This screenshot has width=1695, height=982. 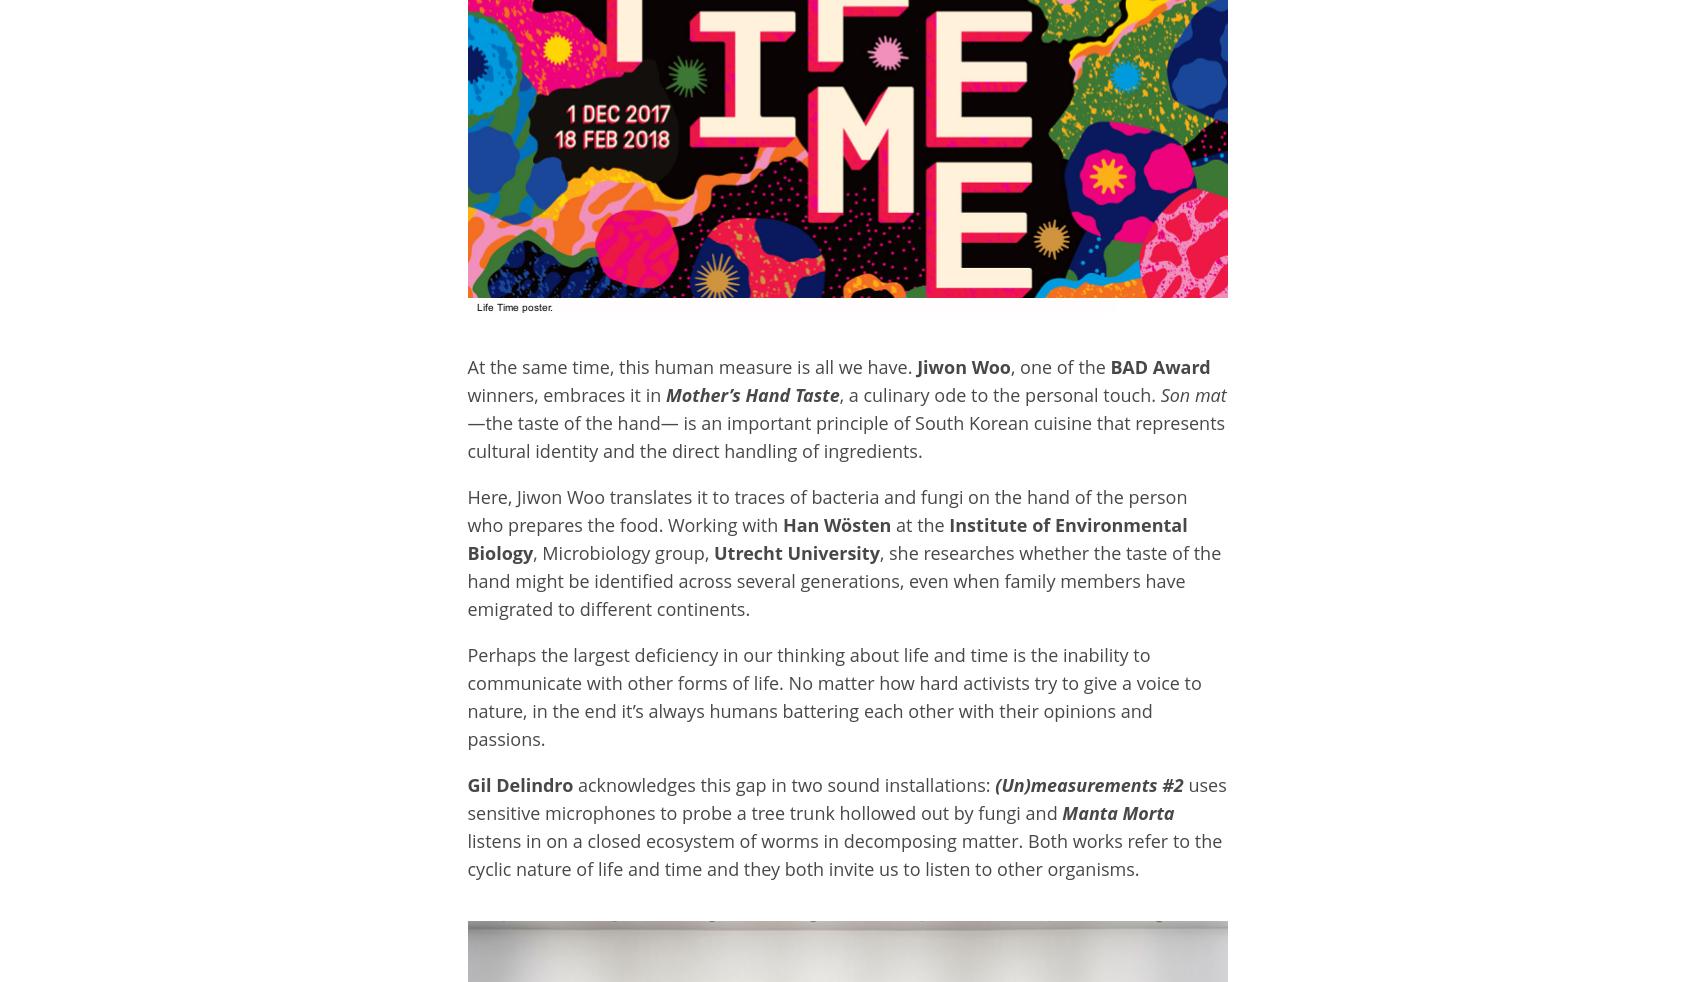 What do you see at coordinates (465, 696) in the screenshot?
I see `'Perhaps the largest deficiency in our thinking about life and time is the inability to communicate with other forms of life. No matter how hard activists try to give a voice to nature, in the end it’s always humans battering each other with their opinions and passions.'` at bounding box center [465, 696].